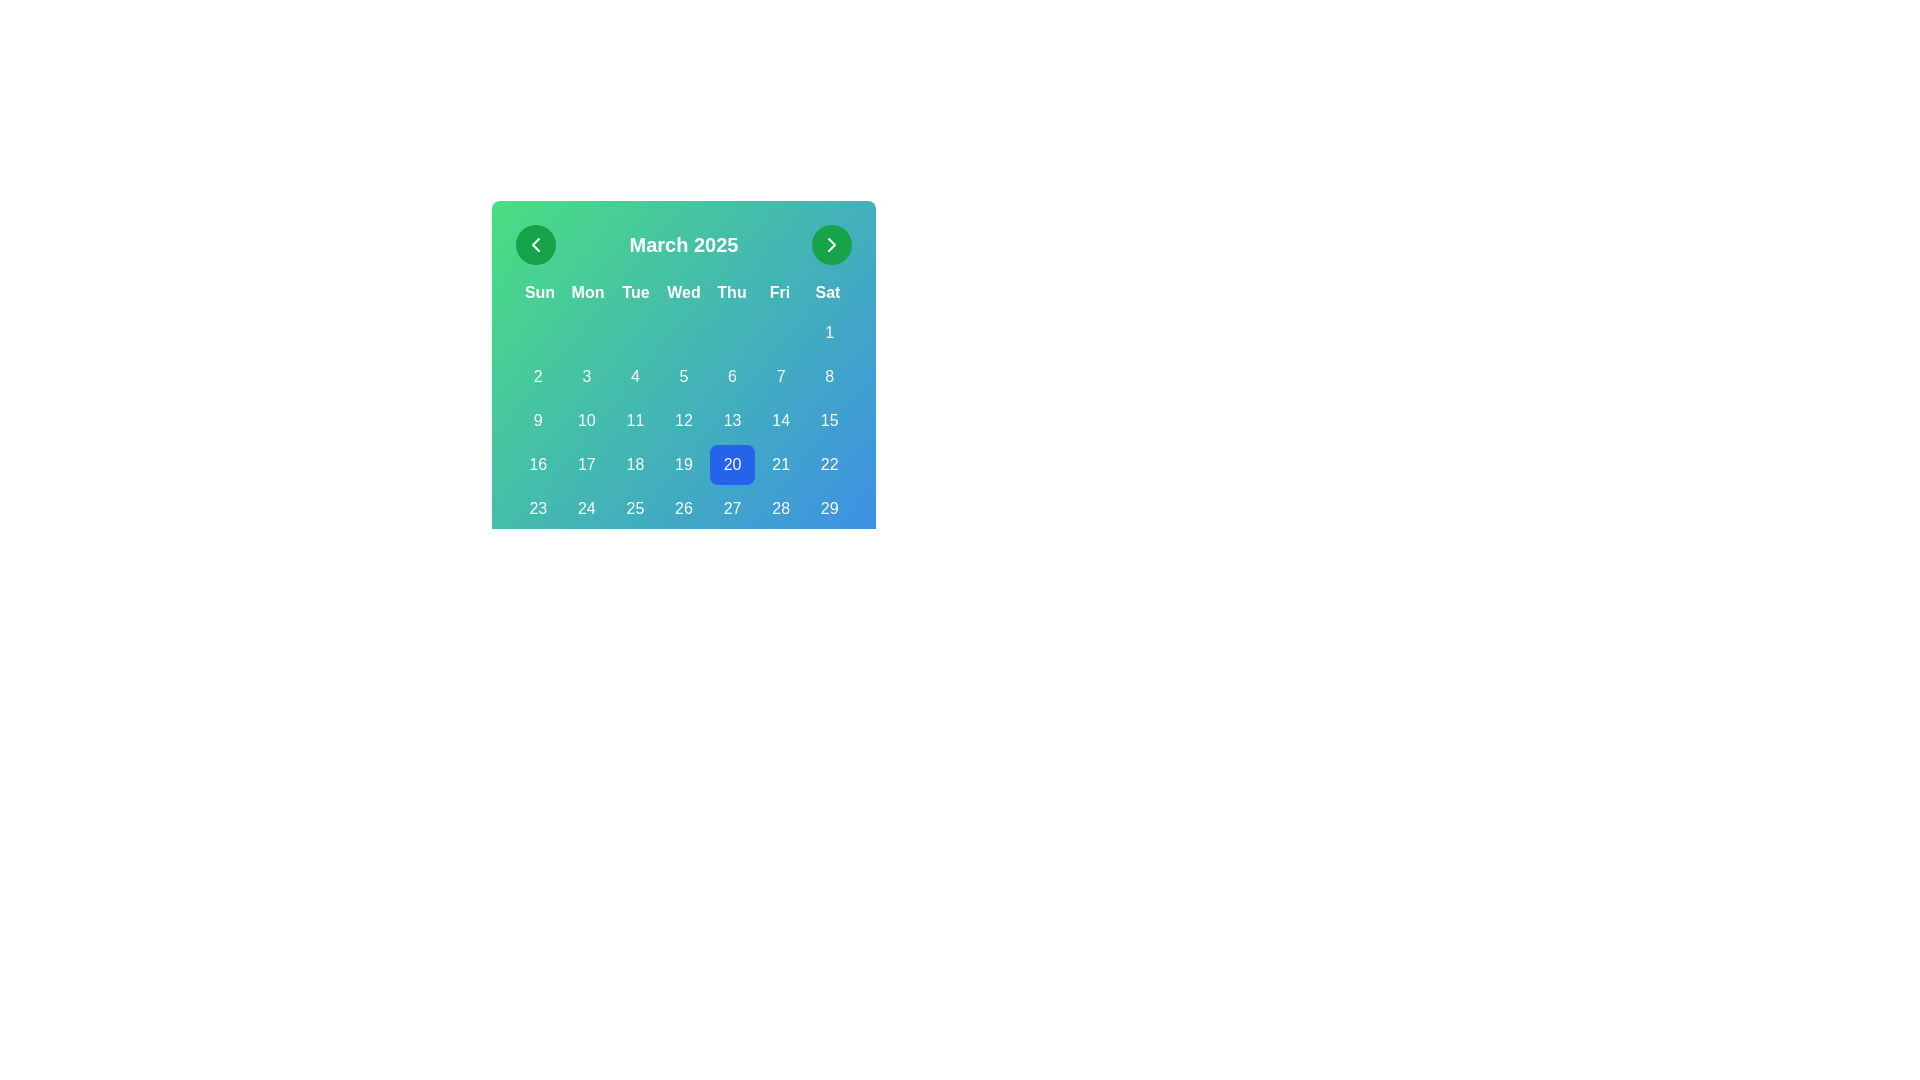 The image size is (1920, 1080). I want to click on the button labeled '6' in the second row, sixth column of the calendar grid to activate the hover effect, so click(731, 377).